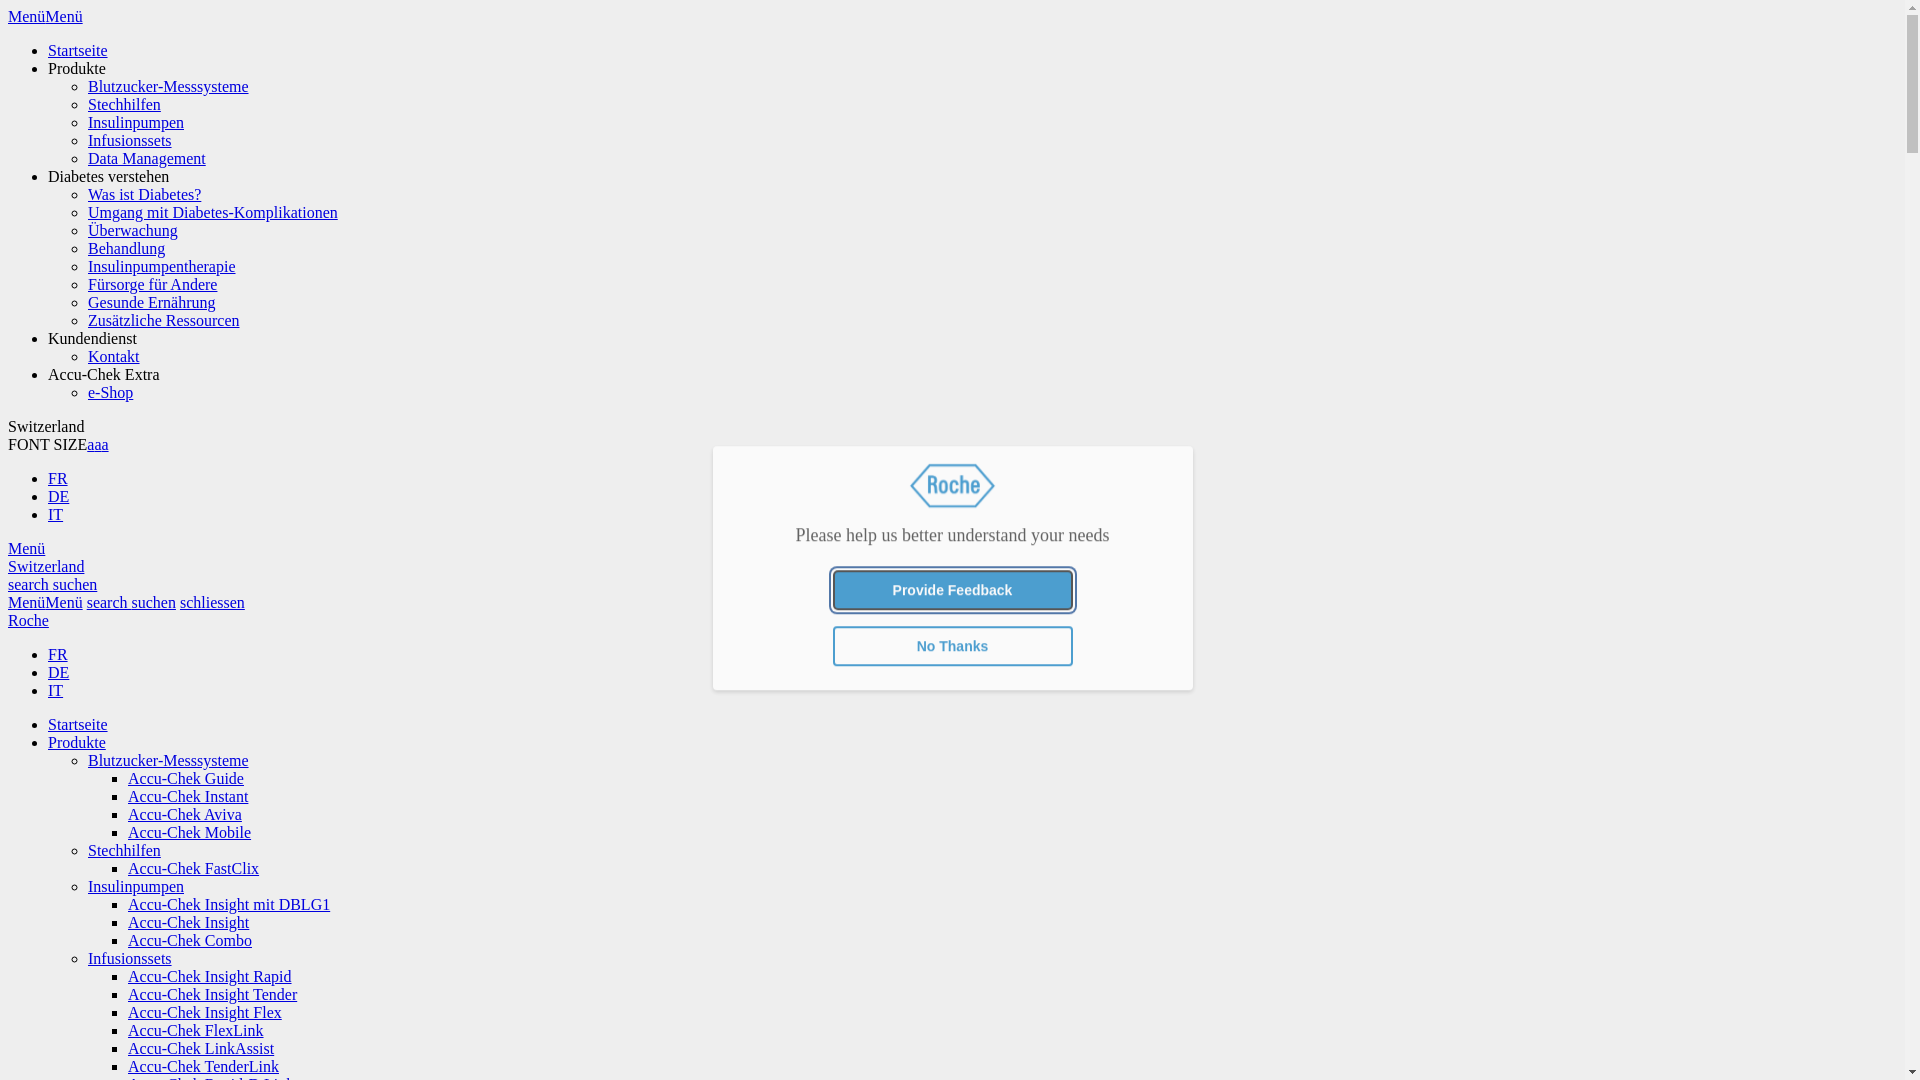 The image size is (1920, 1080). What do you see at coordinates (212, 994) in the screenshot?
I see `'Accu-Chek Insight Tender'` at bounding box center [212, 994].